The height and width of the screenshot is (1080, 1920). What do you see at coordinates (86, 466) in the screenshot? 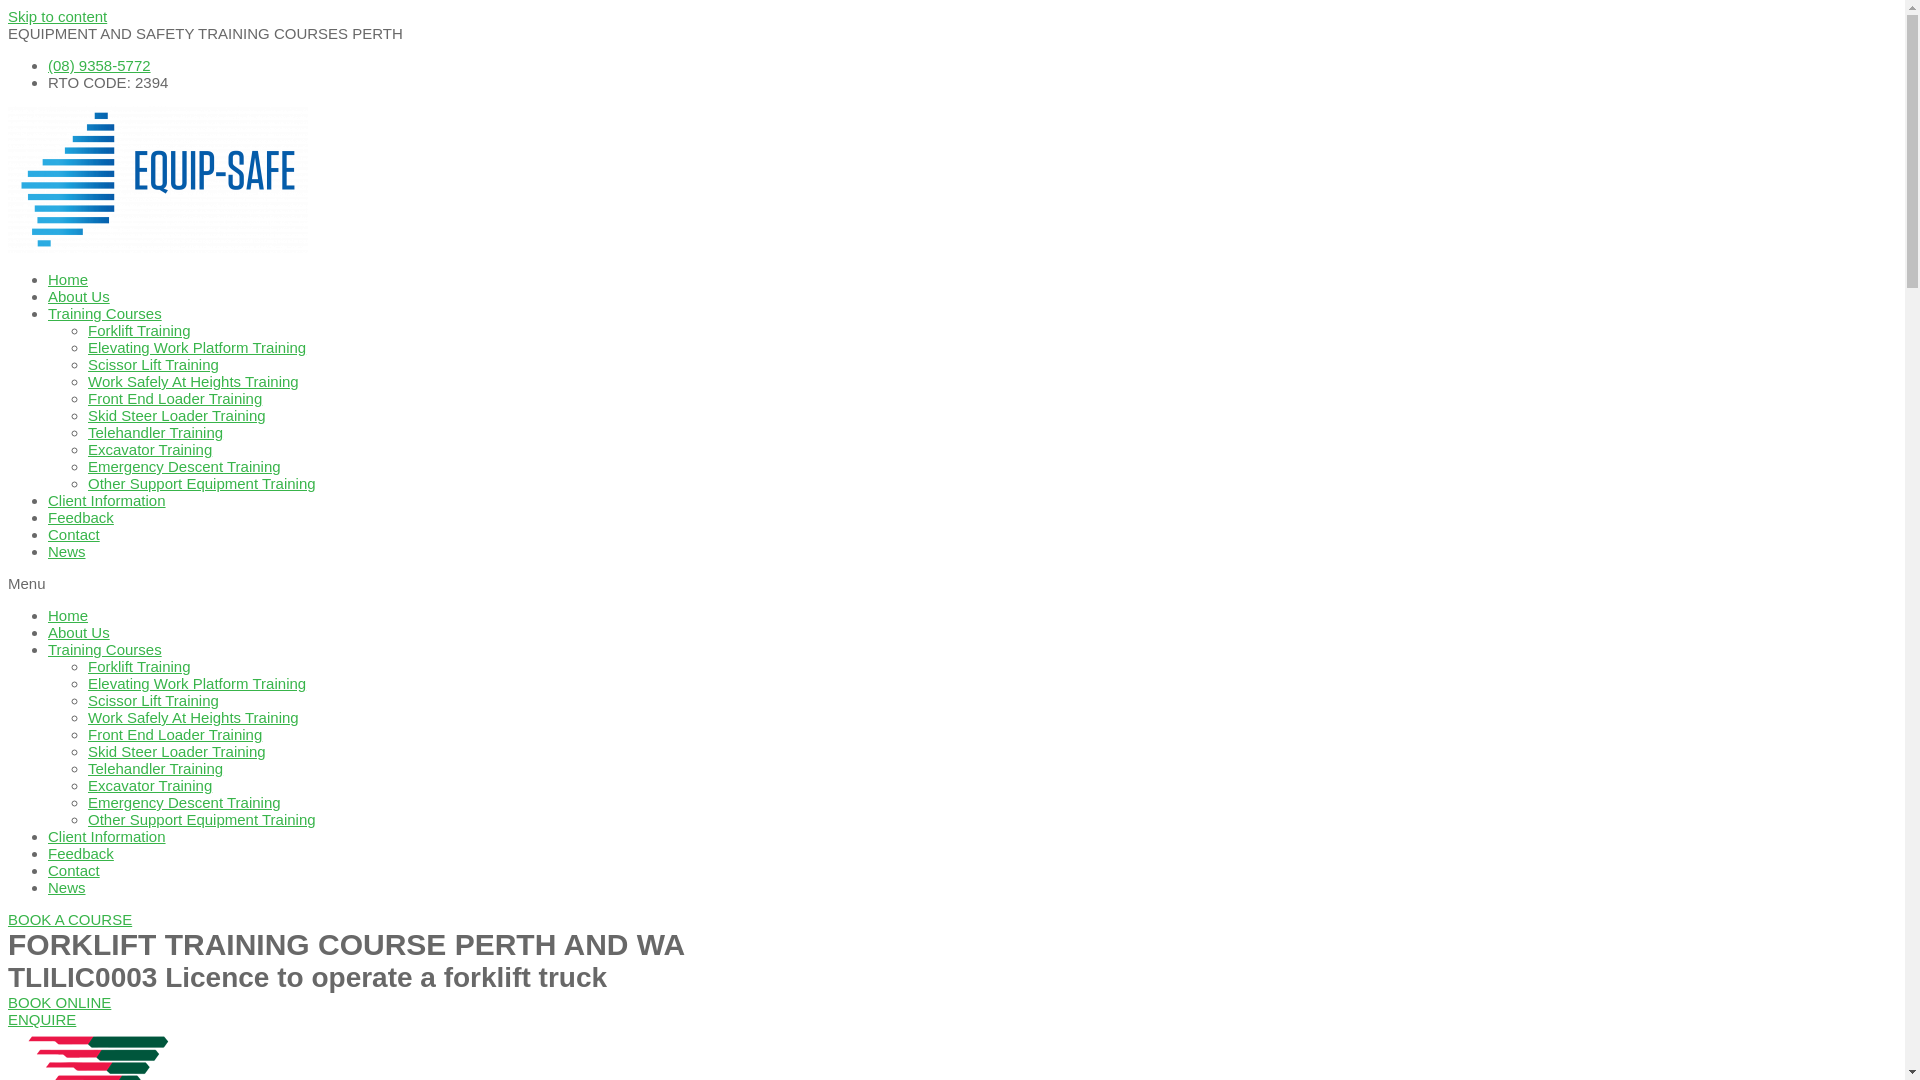
I see `'Emergency Descent Training'` at bounding box center [86, 466].